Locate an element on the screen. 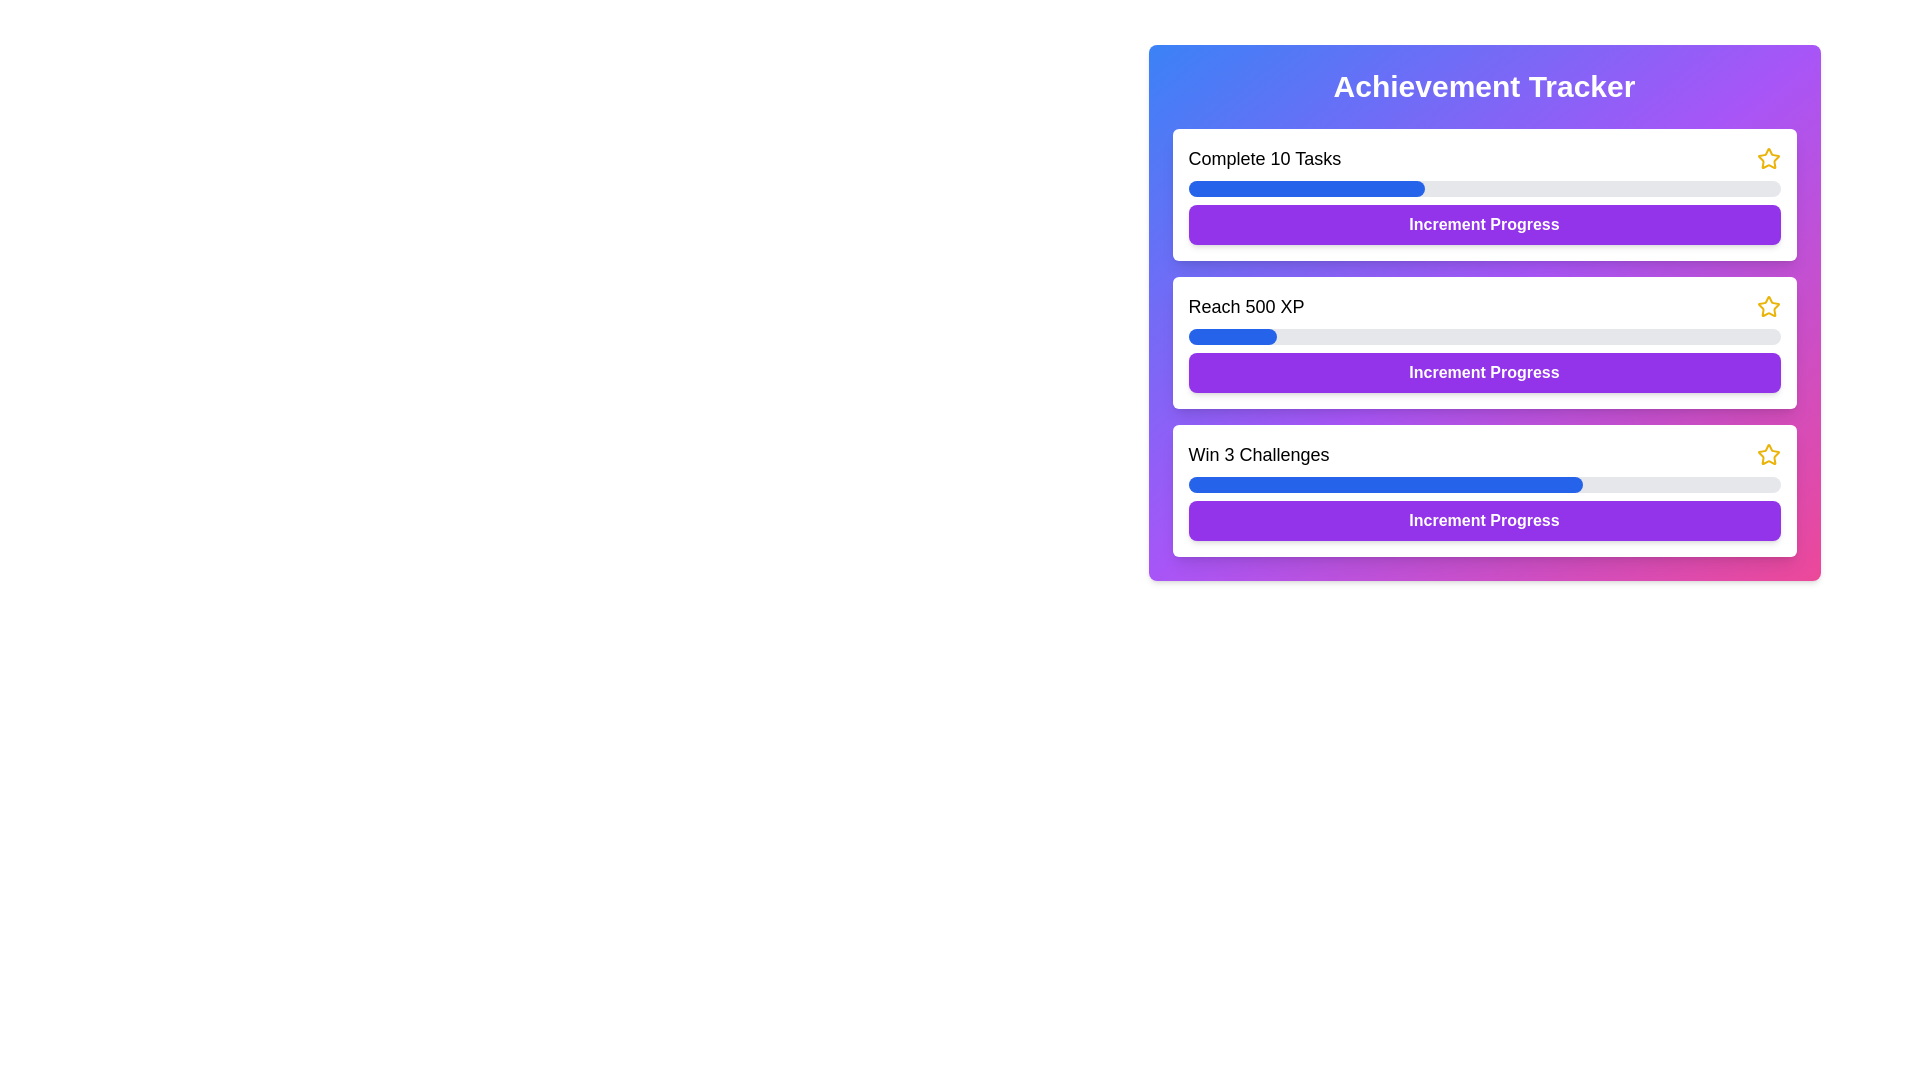  the 'Achievement Tracker' text header, which is prominently displayed in a large, bold, white font at the top of a card-like interface with a blue to pink gradient background is located at coordinates (1484, 86).